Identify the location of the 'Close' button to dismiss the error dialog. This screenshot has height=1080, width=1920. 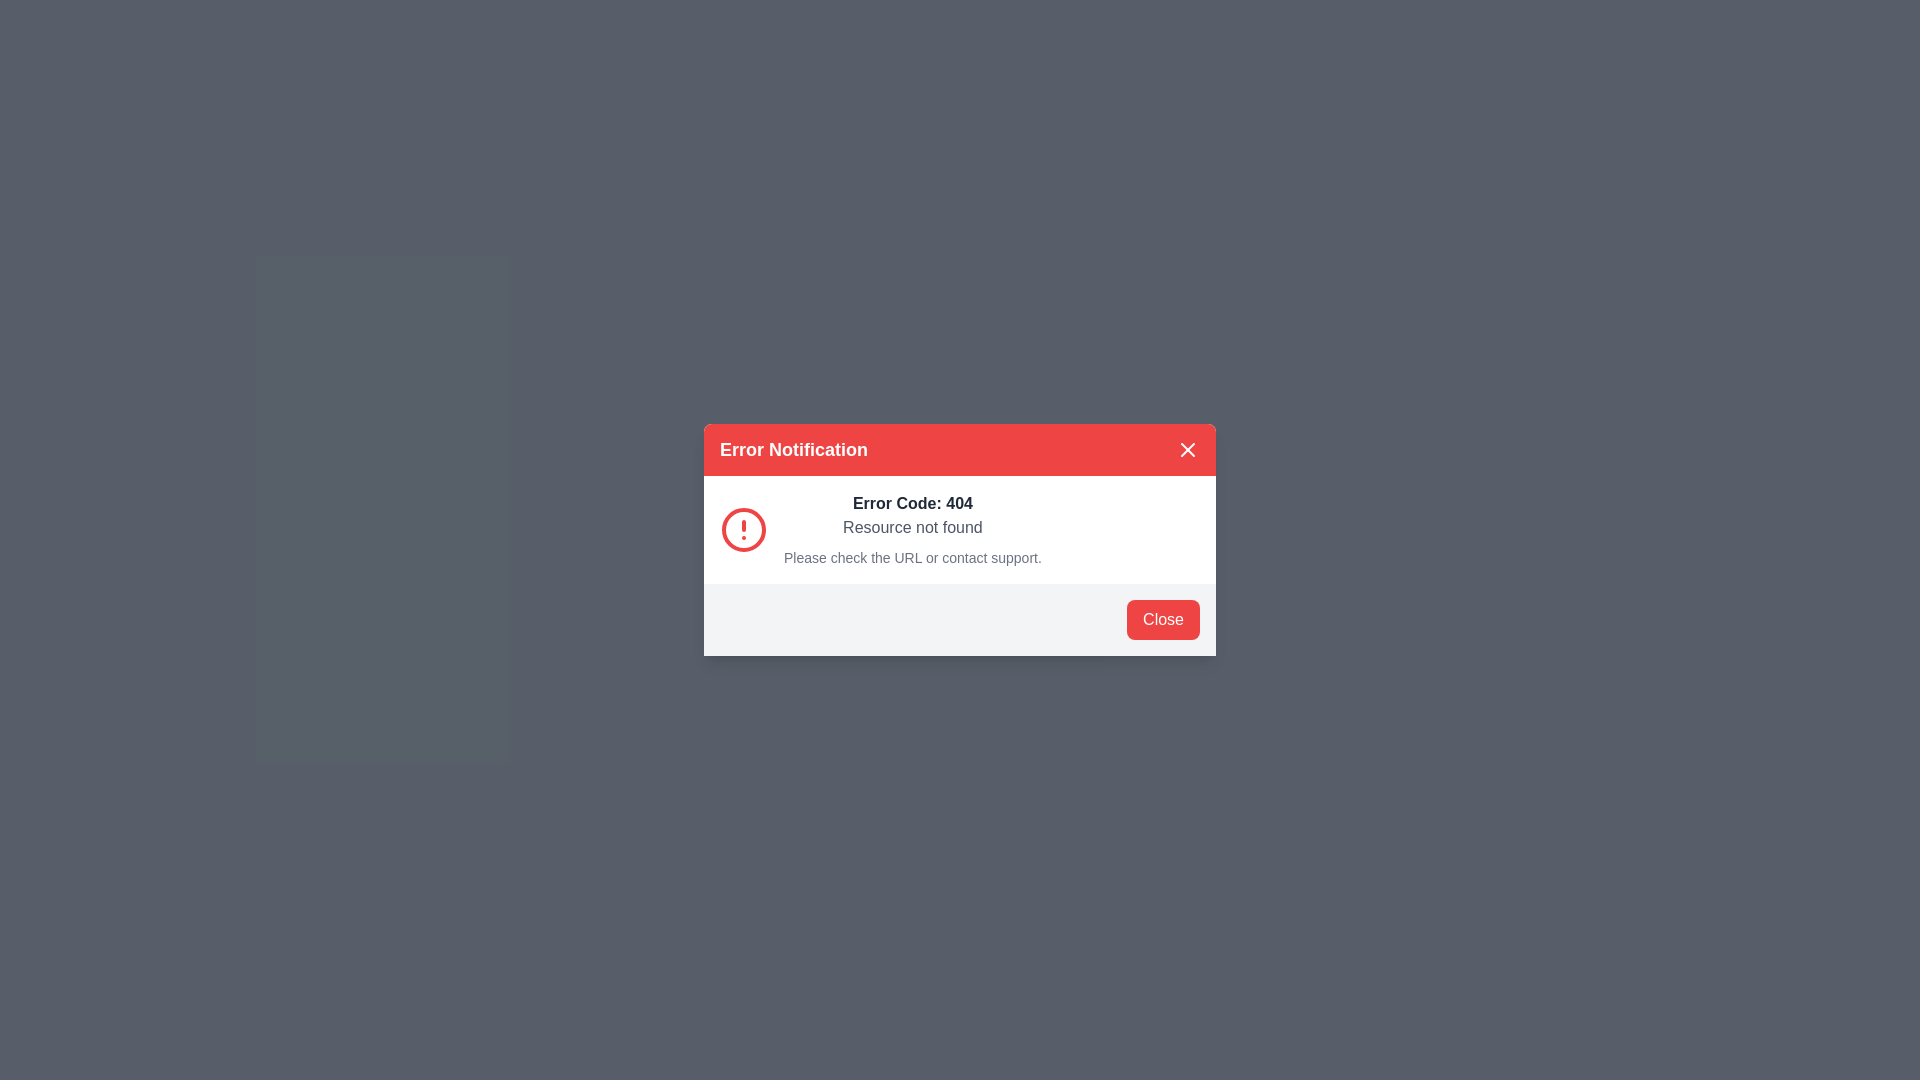
(1163, 619).